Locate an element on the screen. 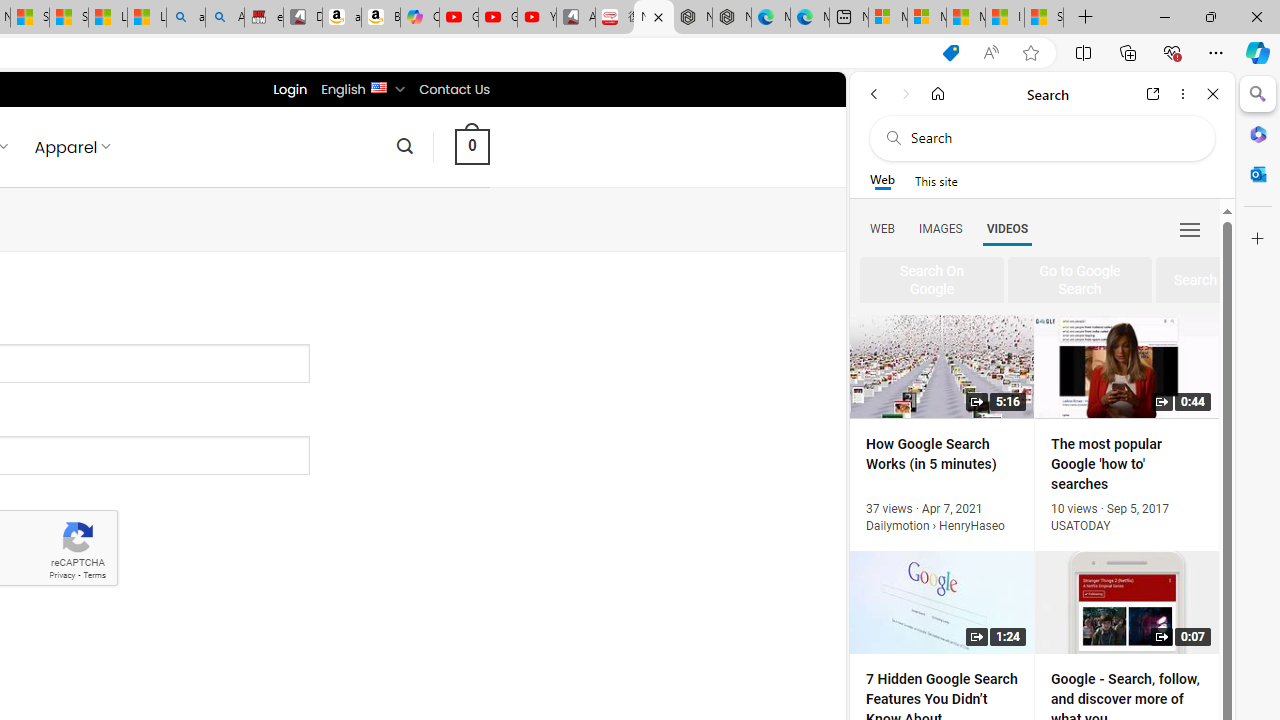 This screenshot has height=720, width=1280. 'VIDEOS' is located at coordinates (1007, 227).